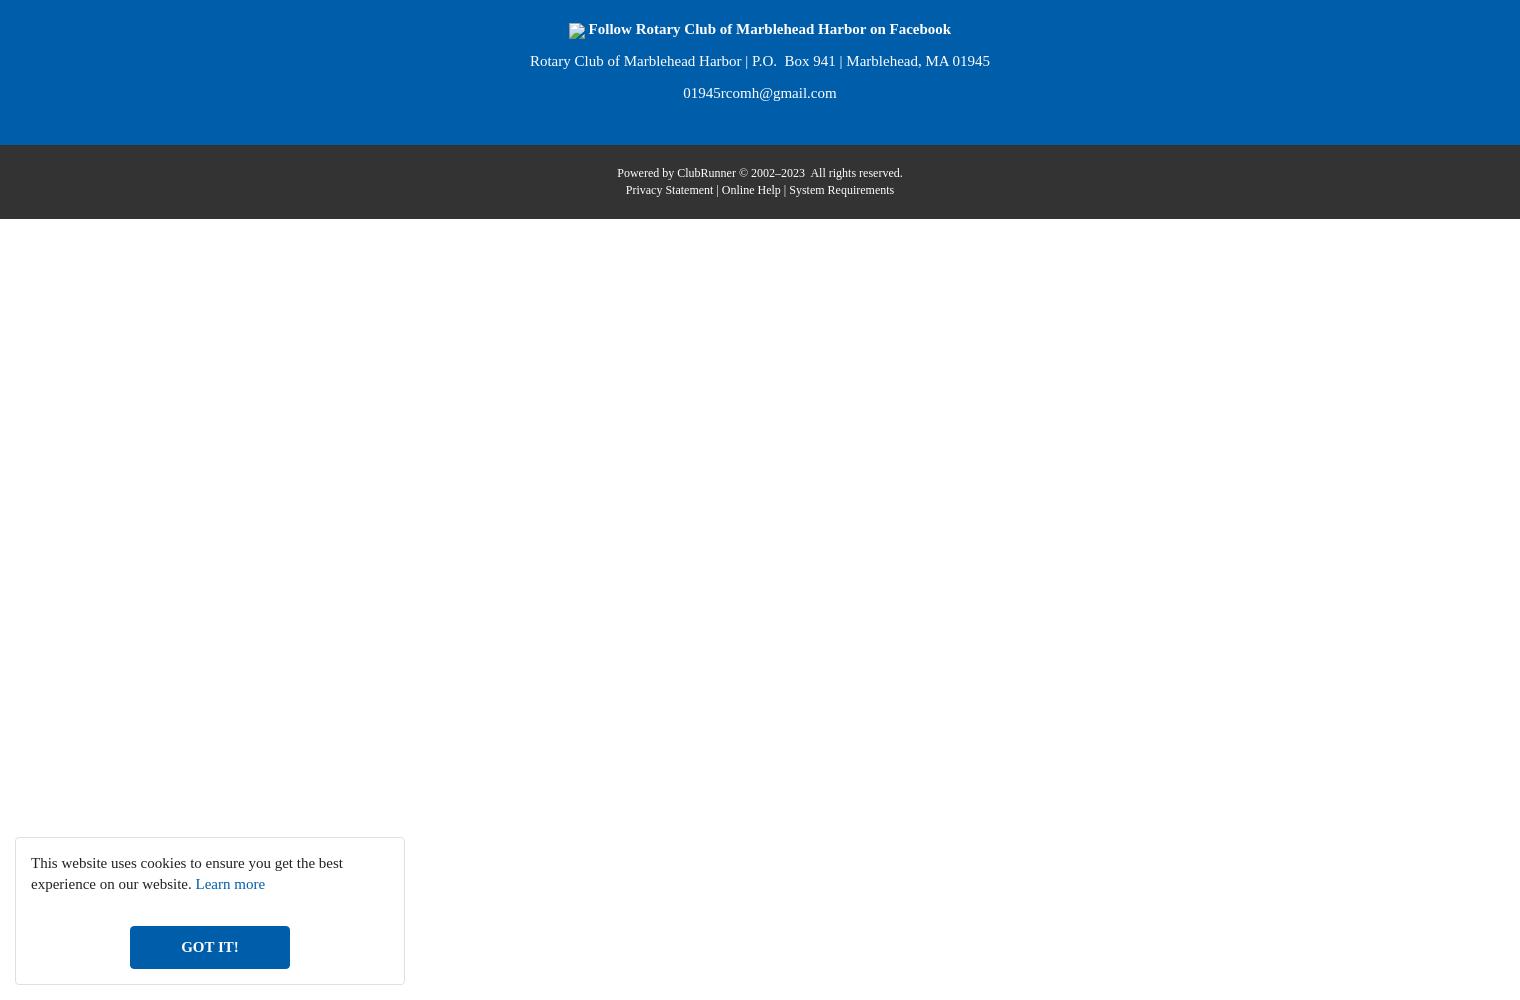 This screenshot has height=1000, width=1520. Describe the element at coordinates (735, 172) in the screenshot. I see `'© 2002–2023  All rights reserved.'` at that location.